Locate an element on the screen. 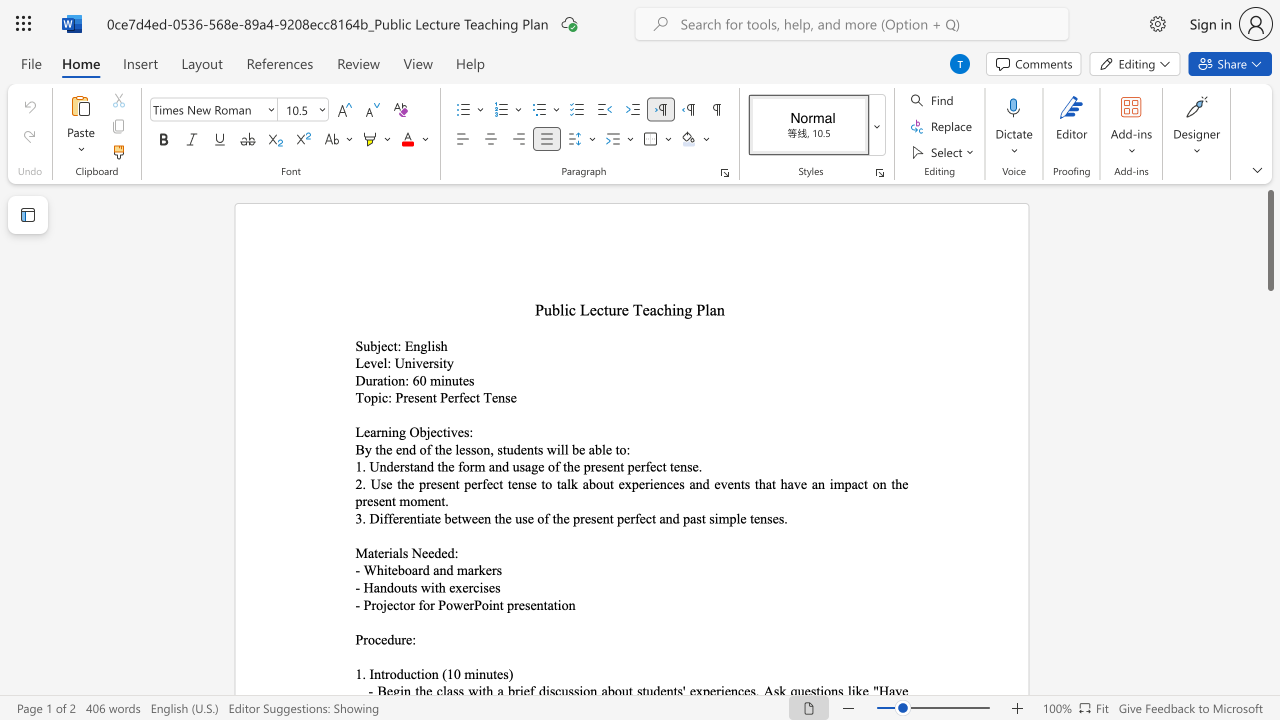  the space between the continuous character "r" and "P" in the text is located at coordinates (473, 604).